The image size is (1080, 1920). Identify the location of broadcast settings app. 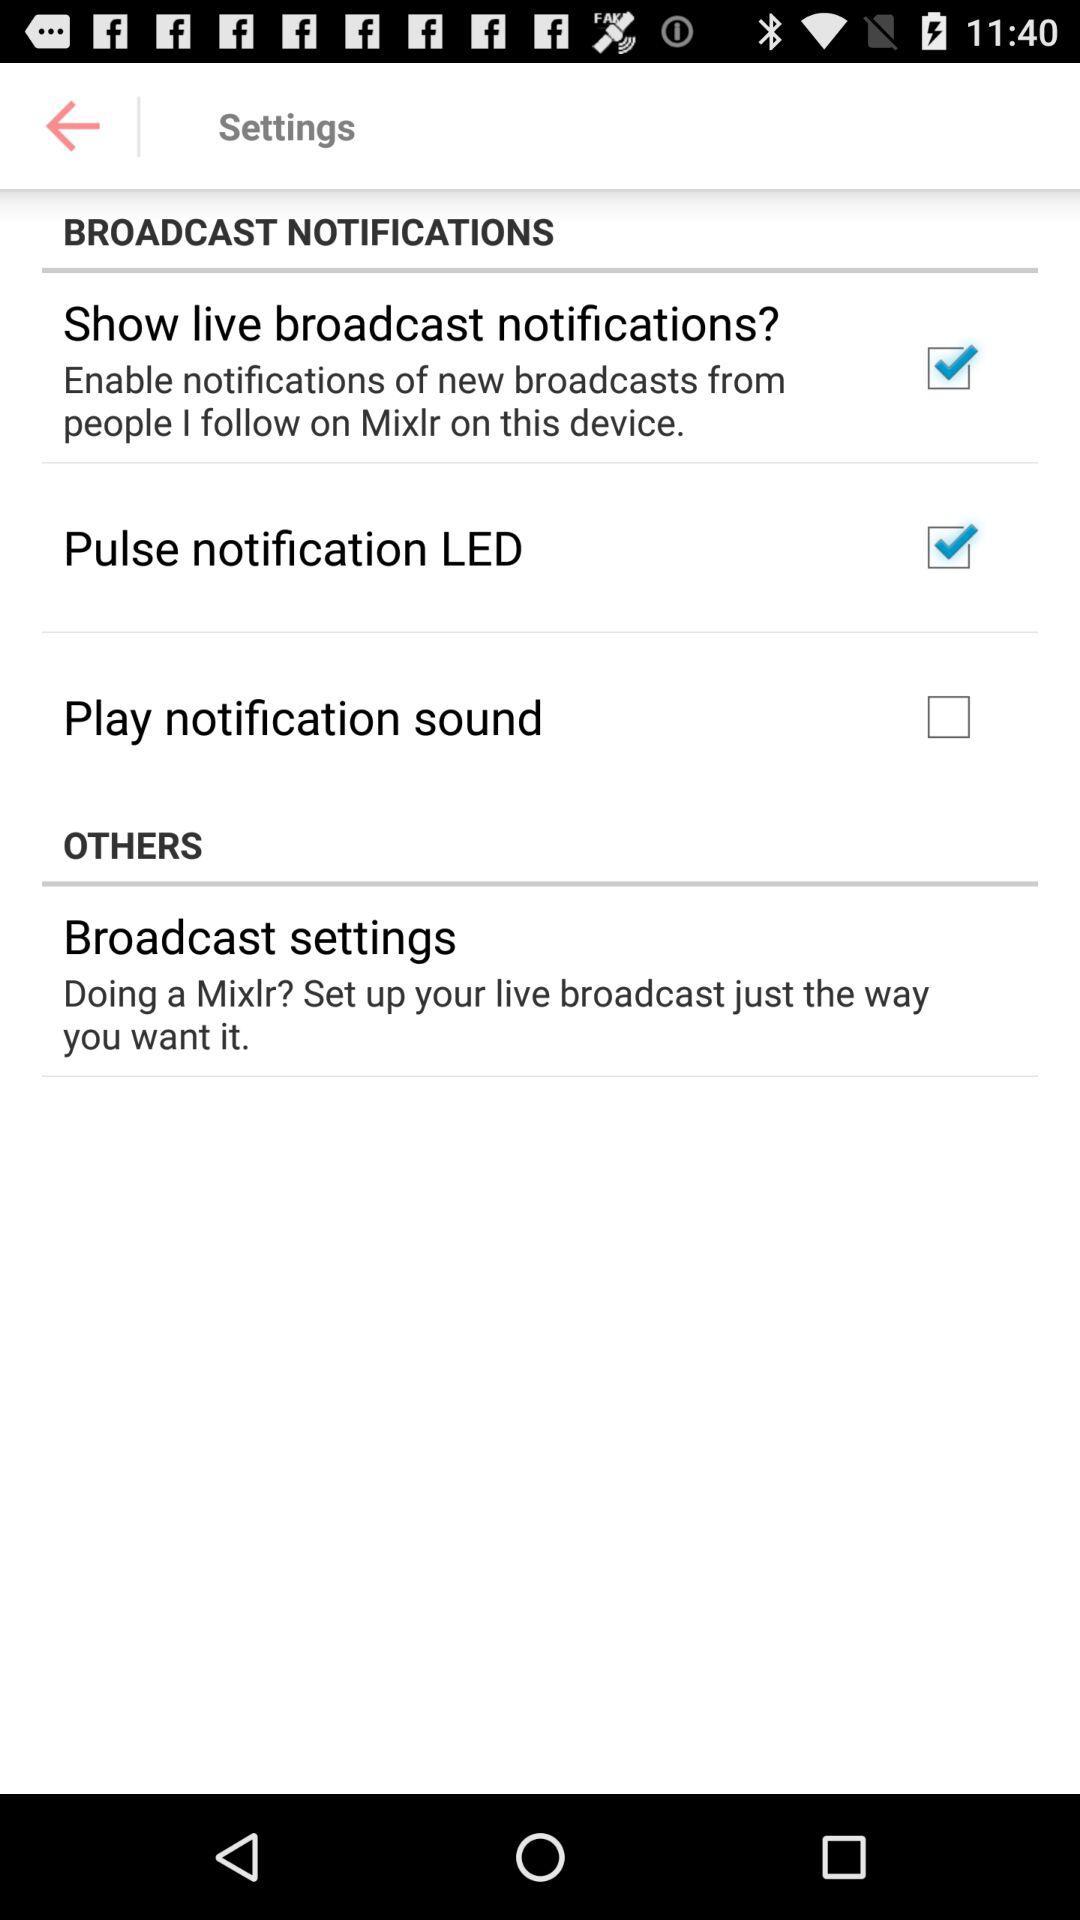
(258, 934).